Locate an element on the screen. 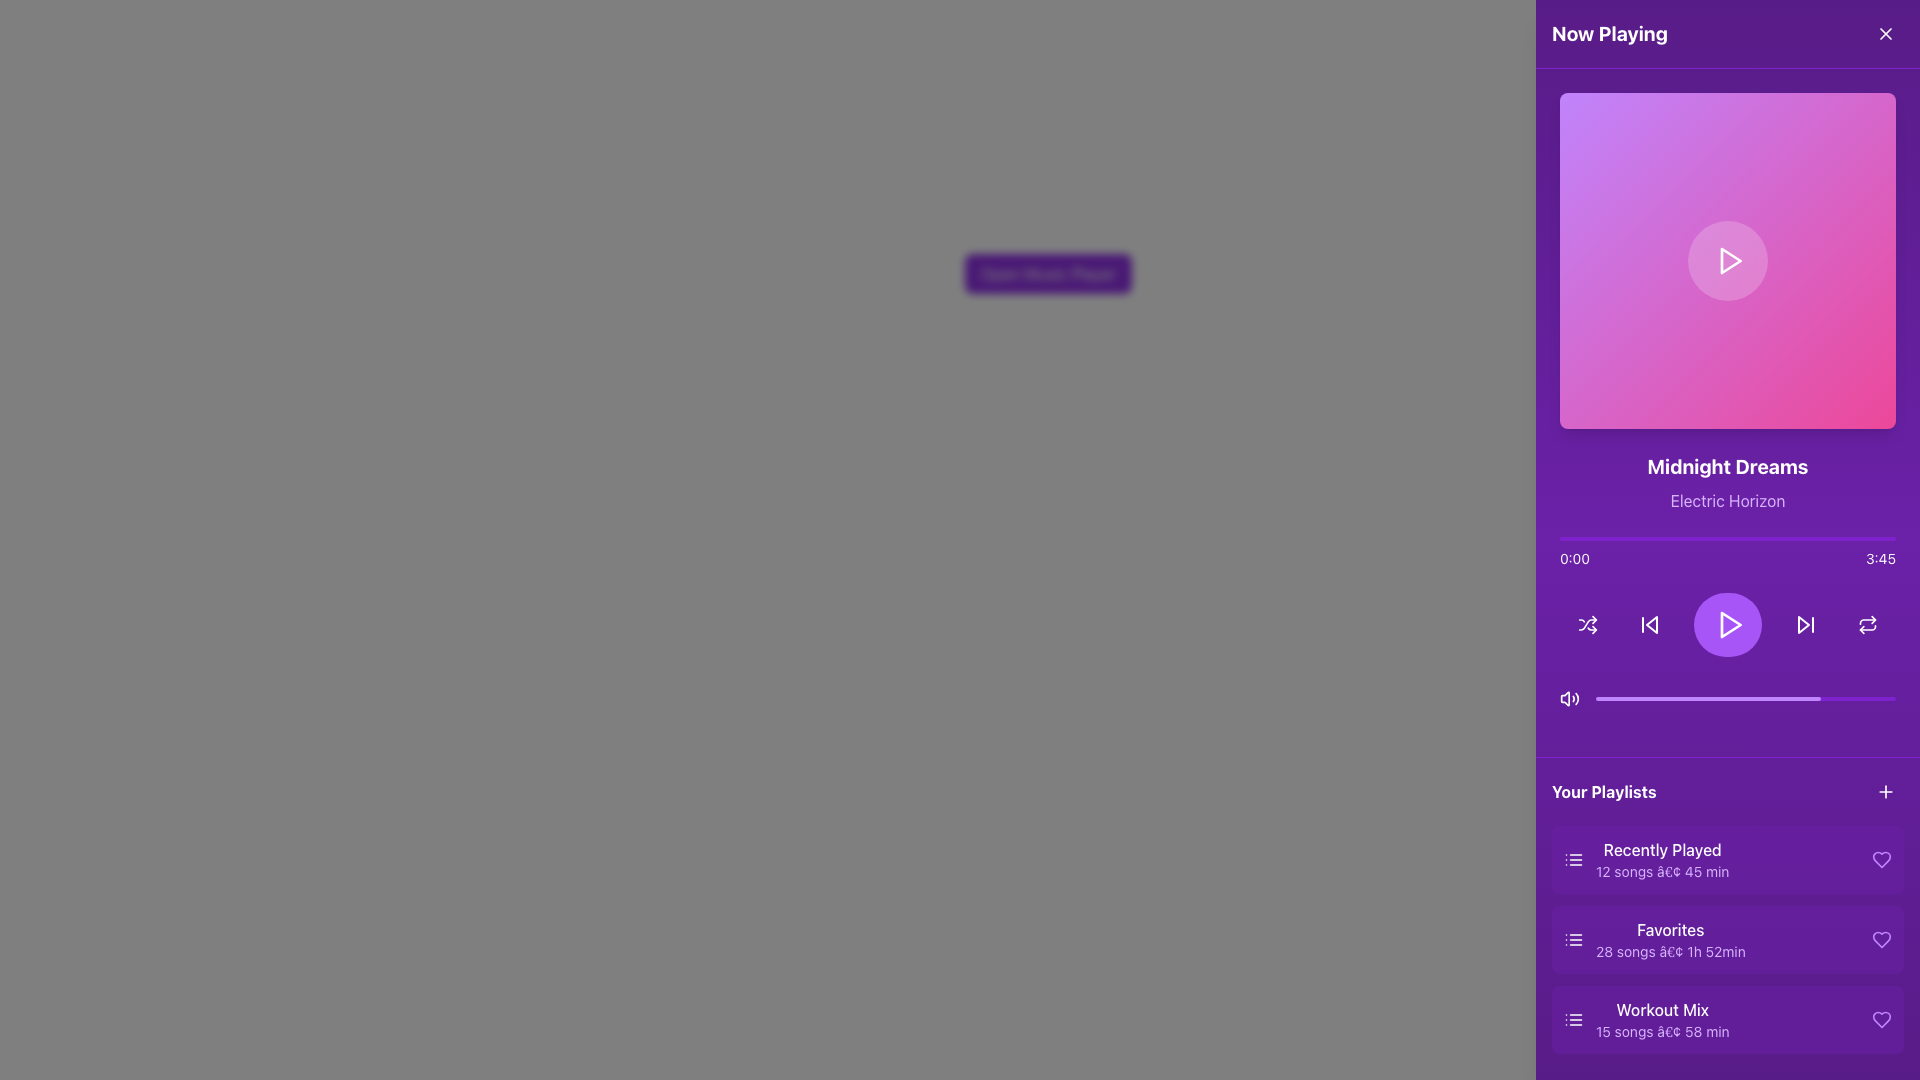 This screenshot has height=1080, width=1920. the volume is located at coordinates (1637, 697).